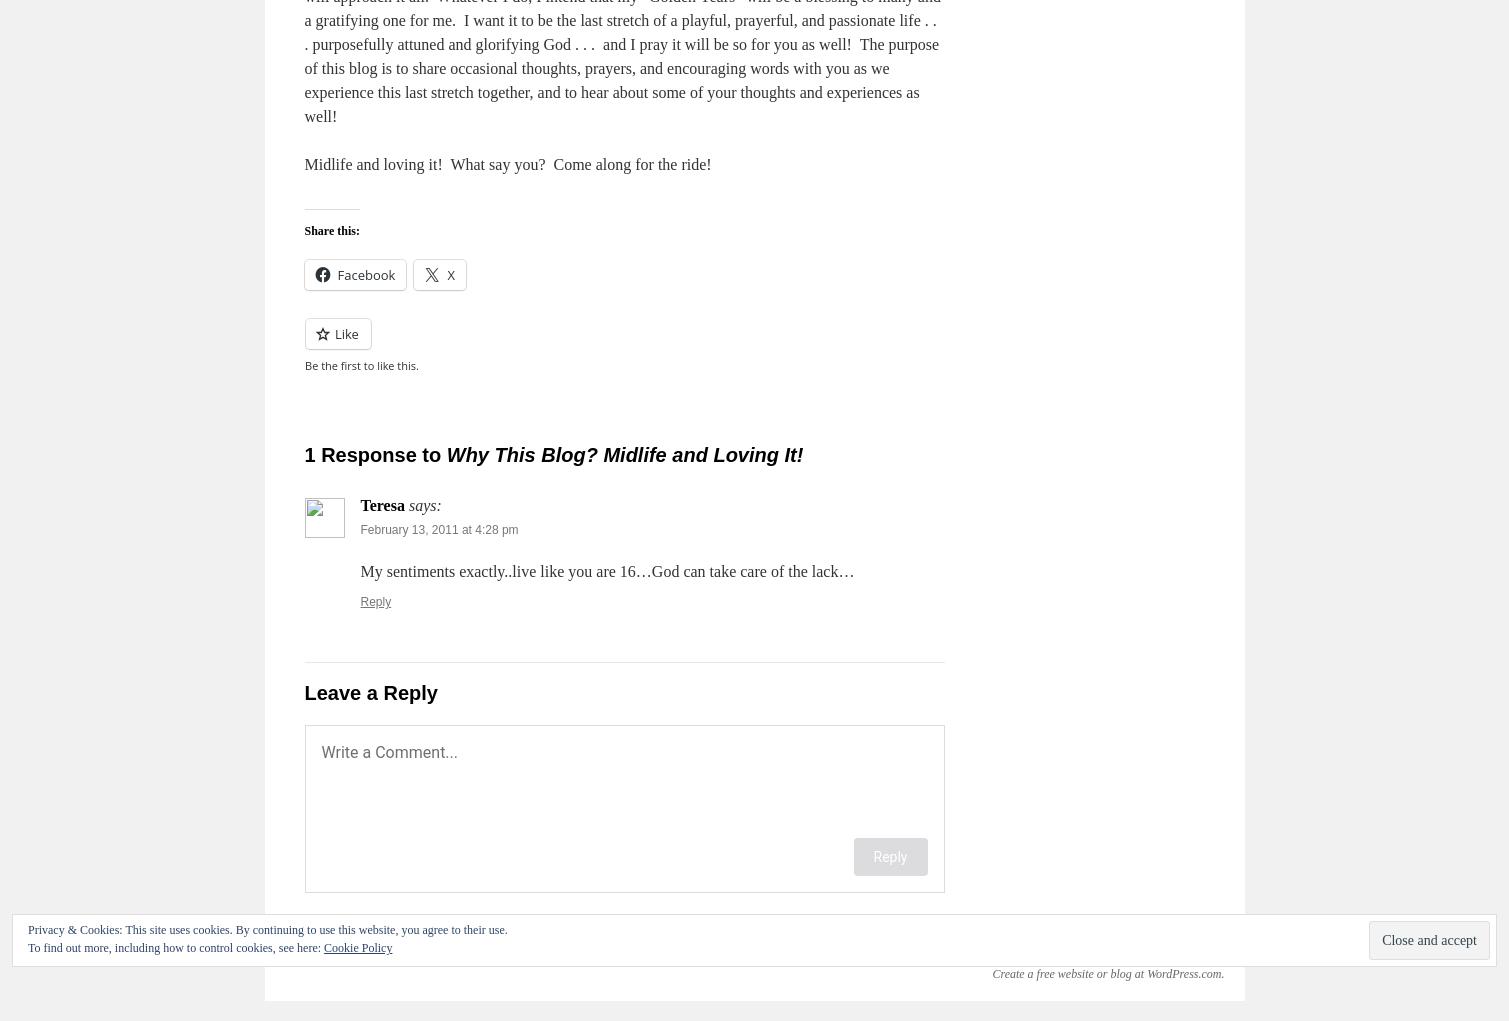 The height and width of the screenshot is (1021, 1509). What do you see at coordinates (322, 946) in the screenshot?
I see `'Cookie Policy'` at bounding box center [322, 946].